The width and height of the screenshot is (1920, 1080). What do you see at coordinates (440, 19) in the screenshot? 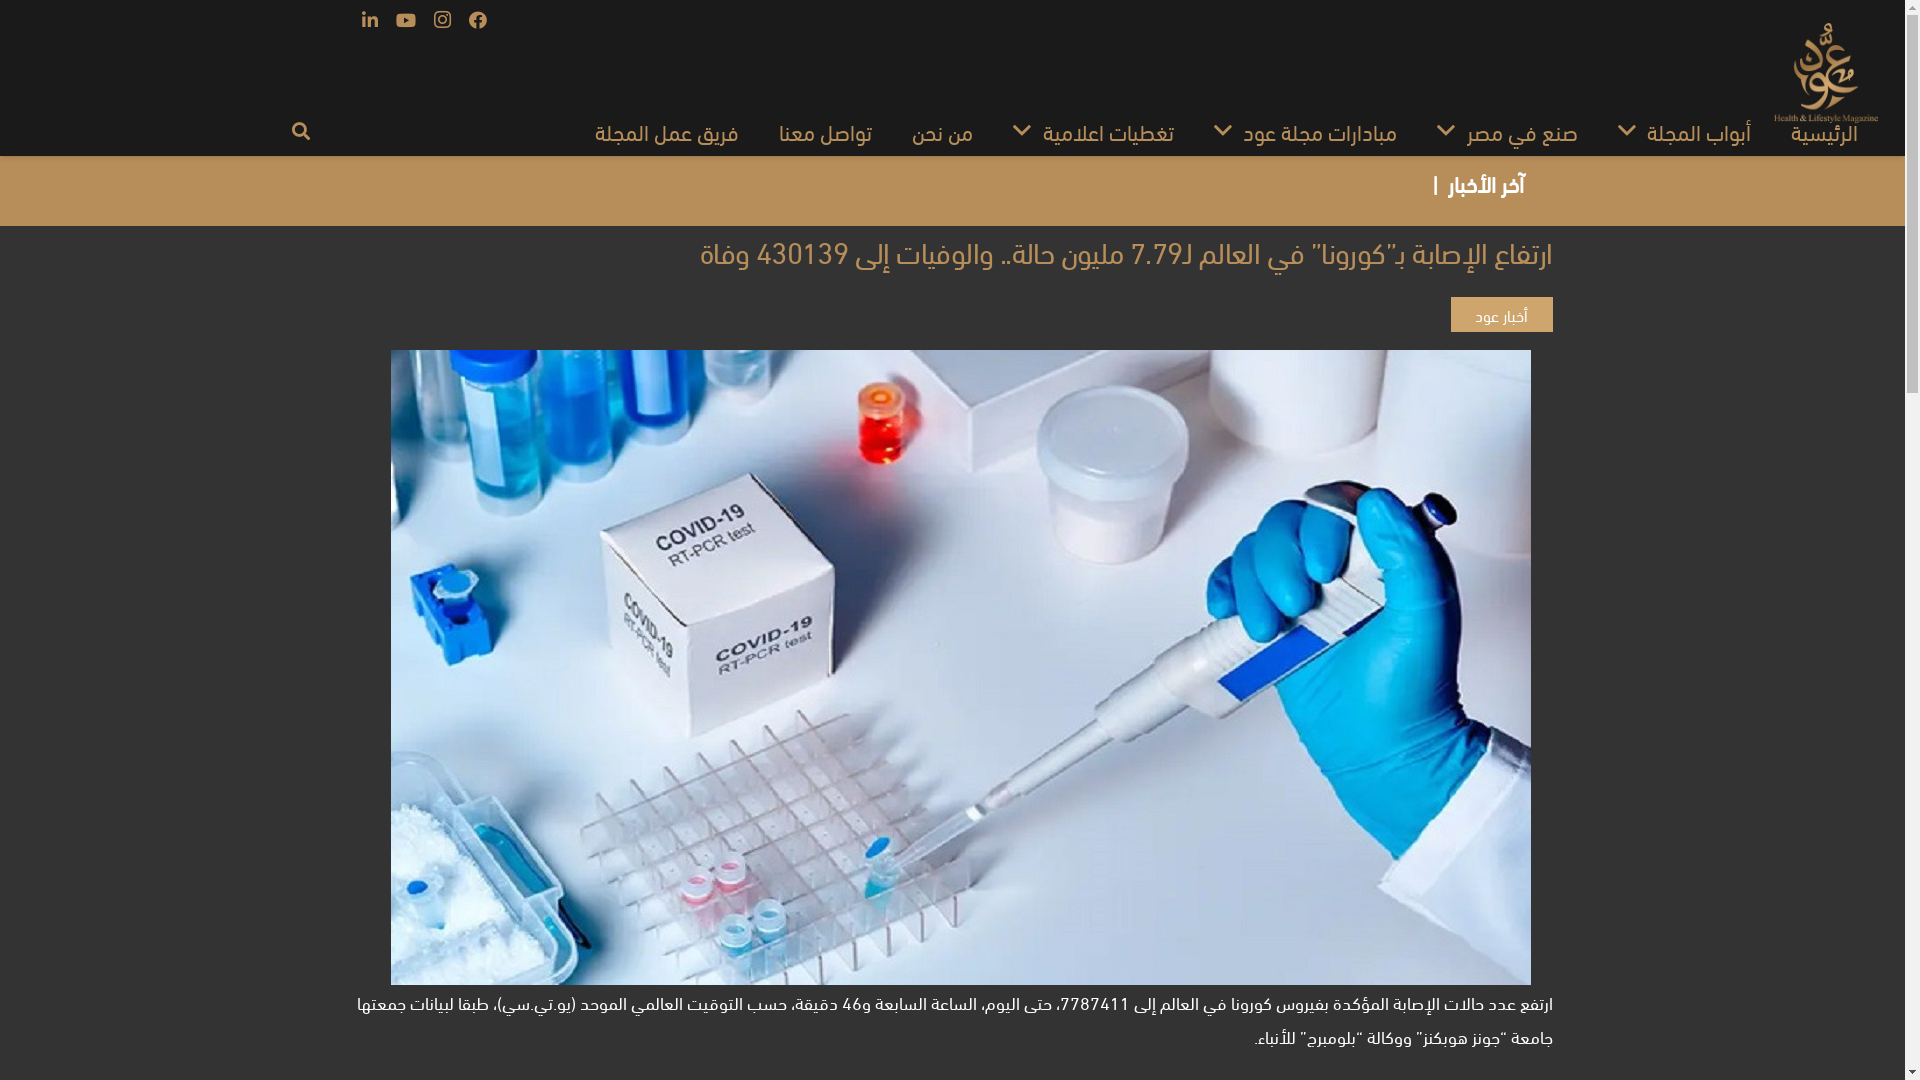
I see `'Instagram'` at bounding box center [440, 19].